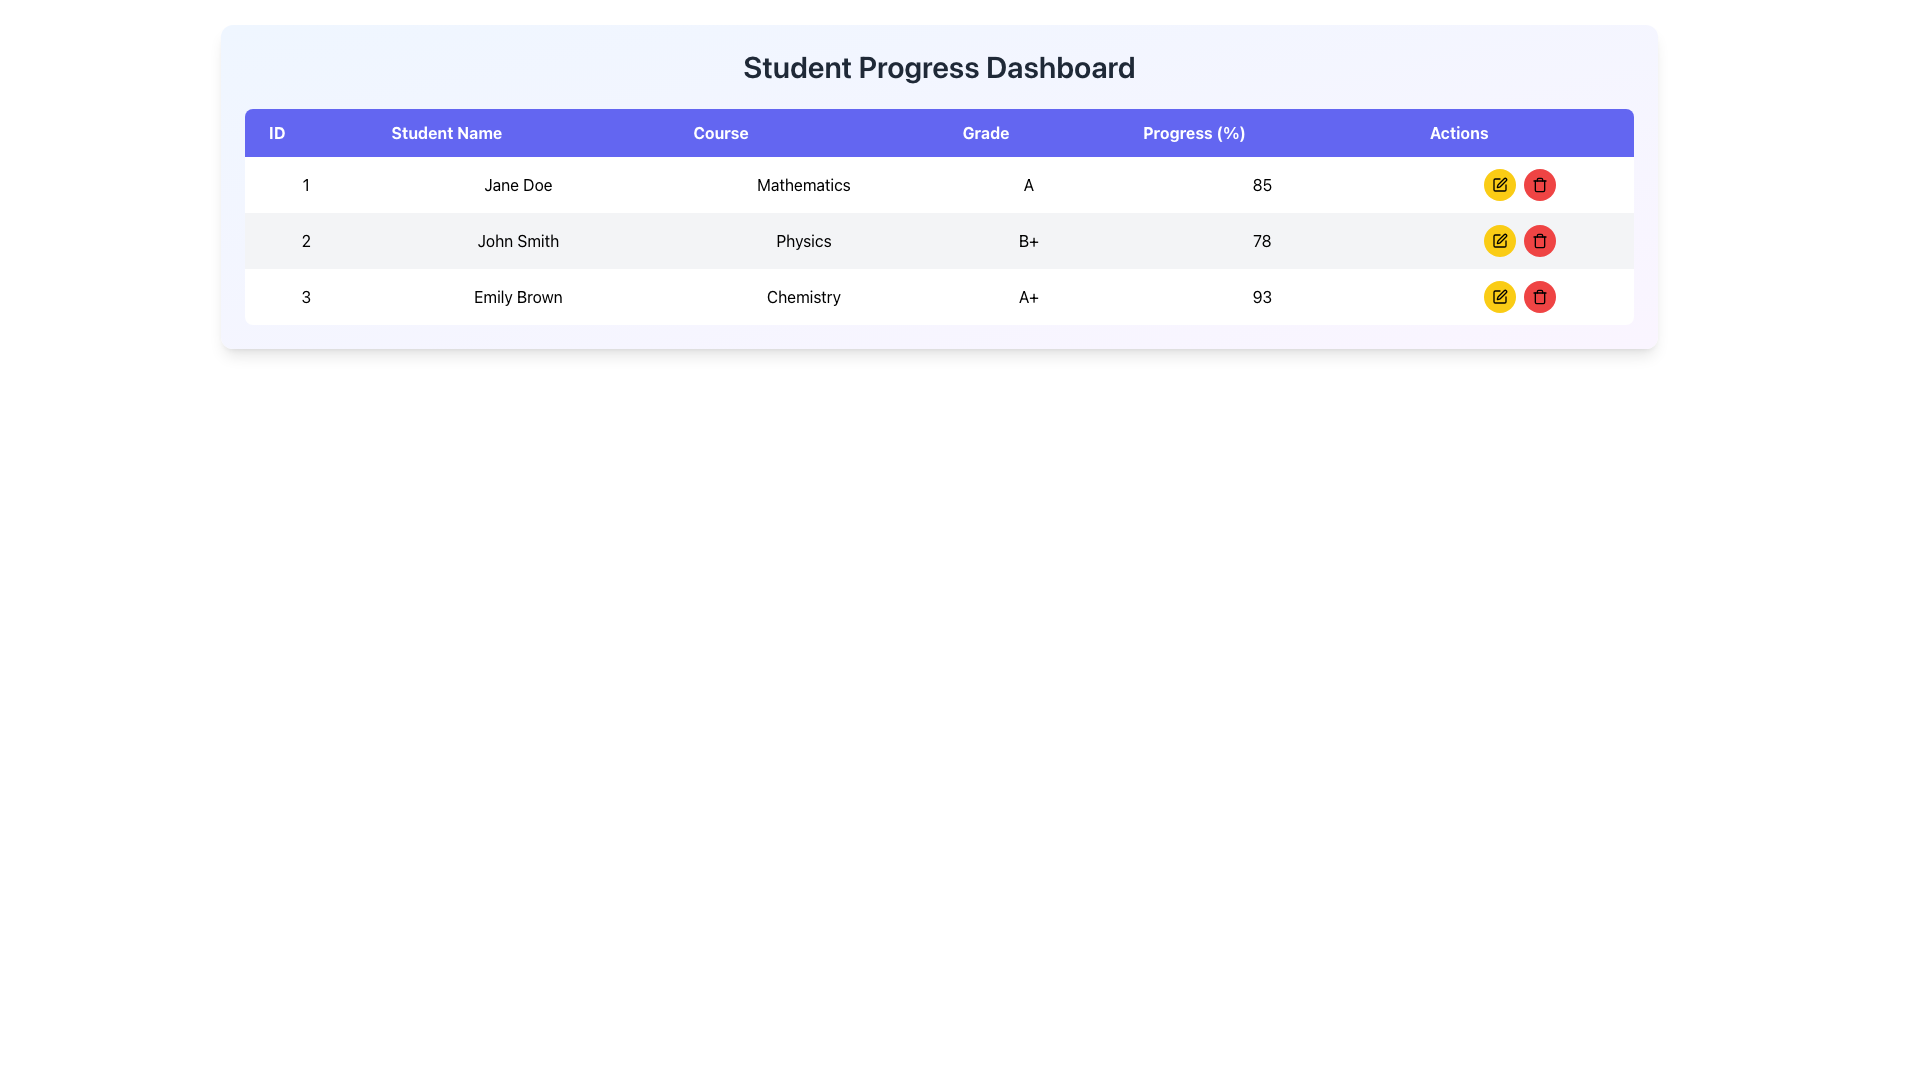 The width and height of the screenshot is (1920, 1080). I want to click on the grade display for student 'John Smith' in the second row of the table, which is located under the 'Grade' column, so click(1028, 239).